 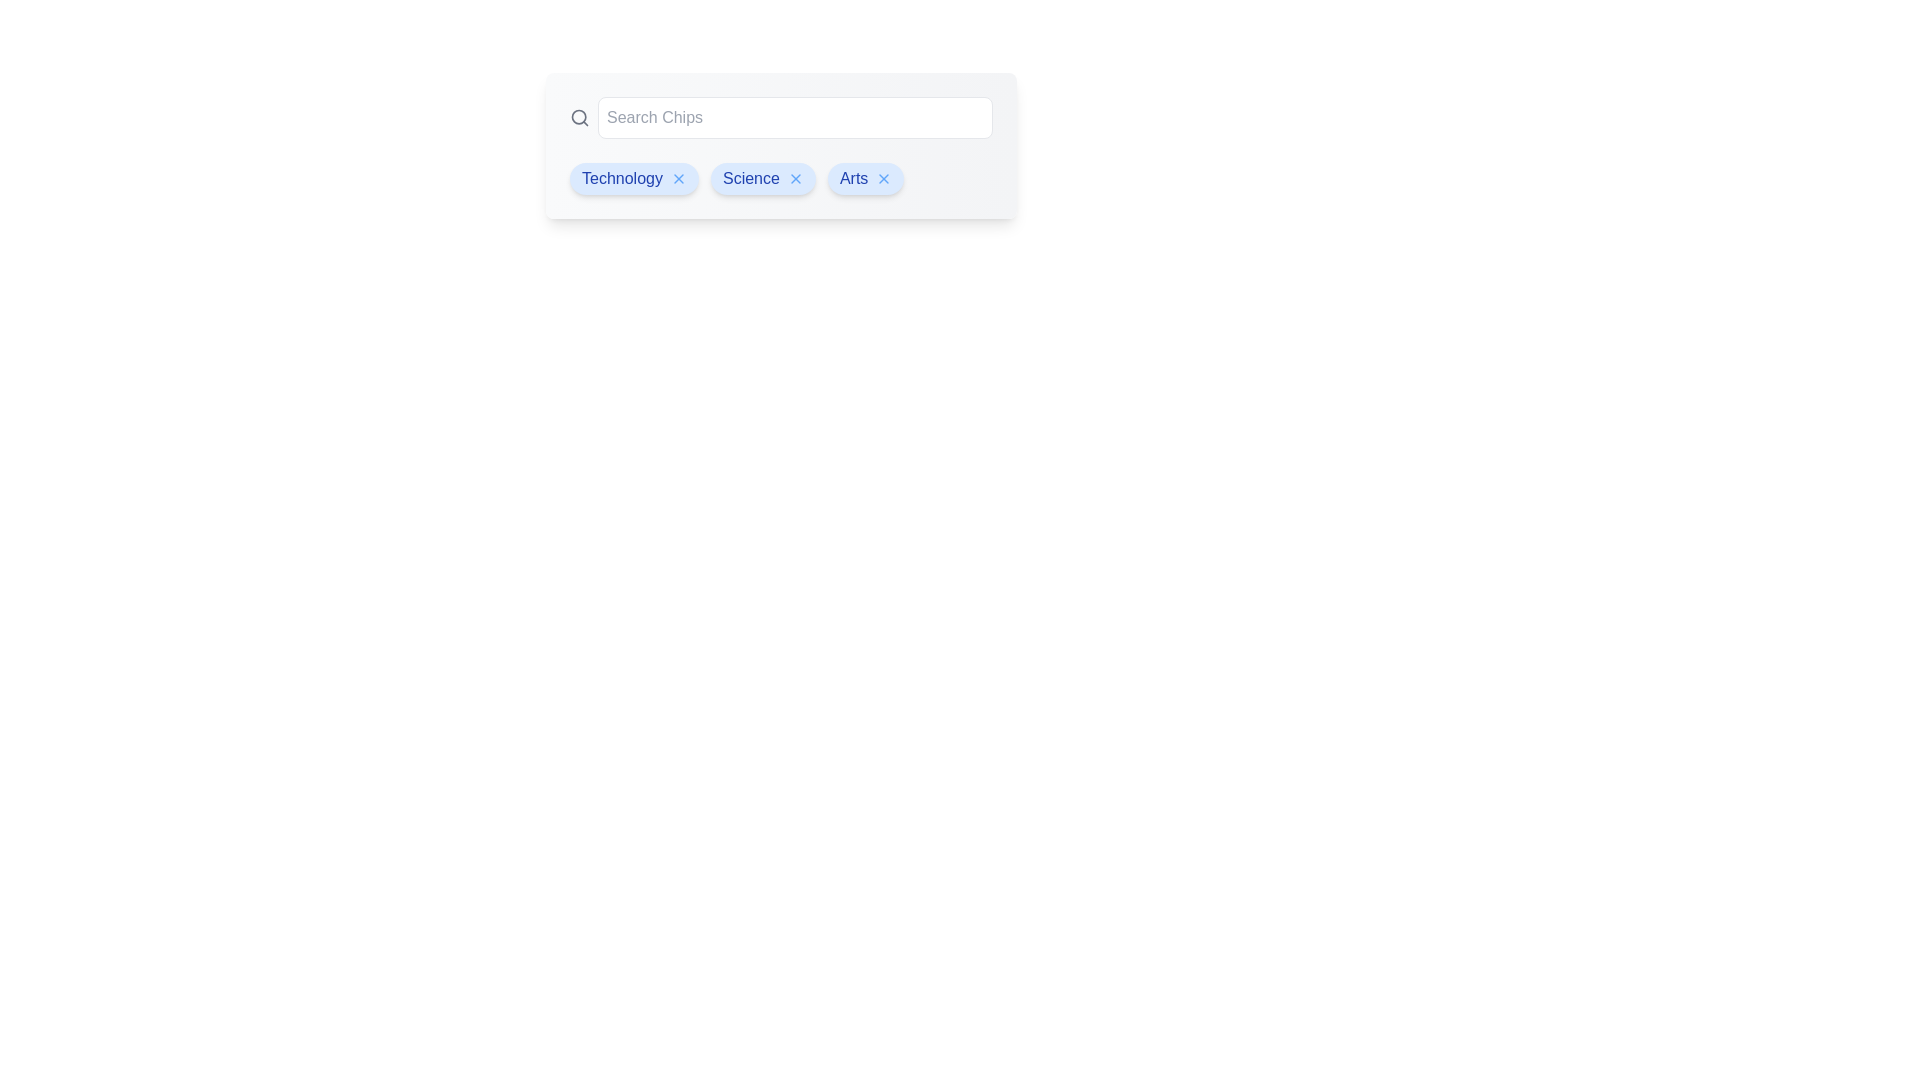 What do you see at coordinates (794, 177) in the screenshot?
I see `delete button for the chip labeled Science` at bounding box center [794, 177].